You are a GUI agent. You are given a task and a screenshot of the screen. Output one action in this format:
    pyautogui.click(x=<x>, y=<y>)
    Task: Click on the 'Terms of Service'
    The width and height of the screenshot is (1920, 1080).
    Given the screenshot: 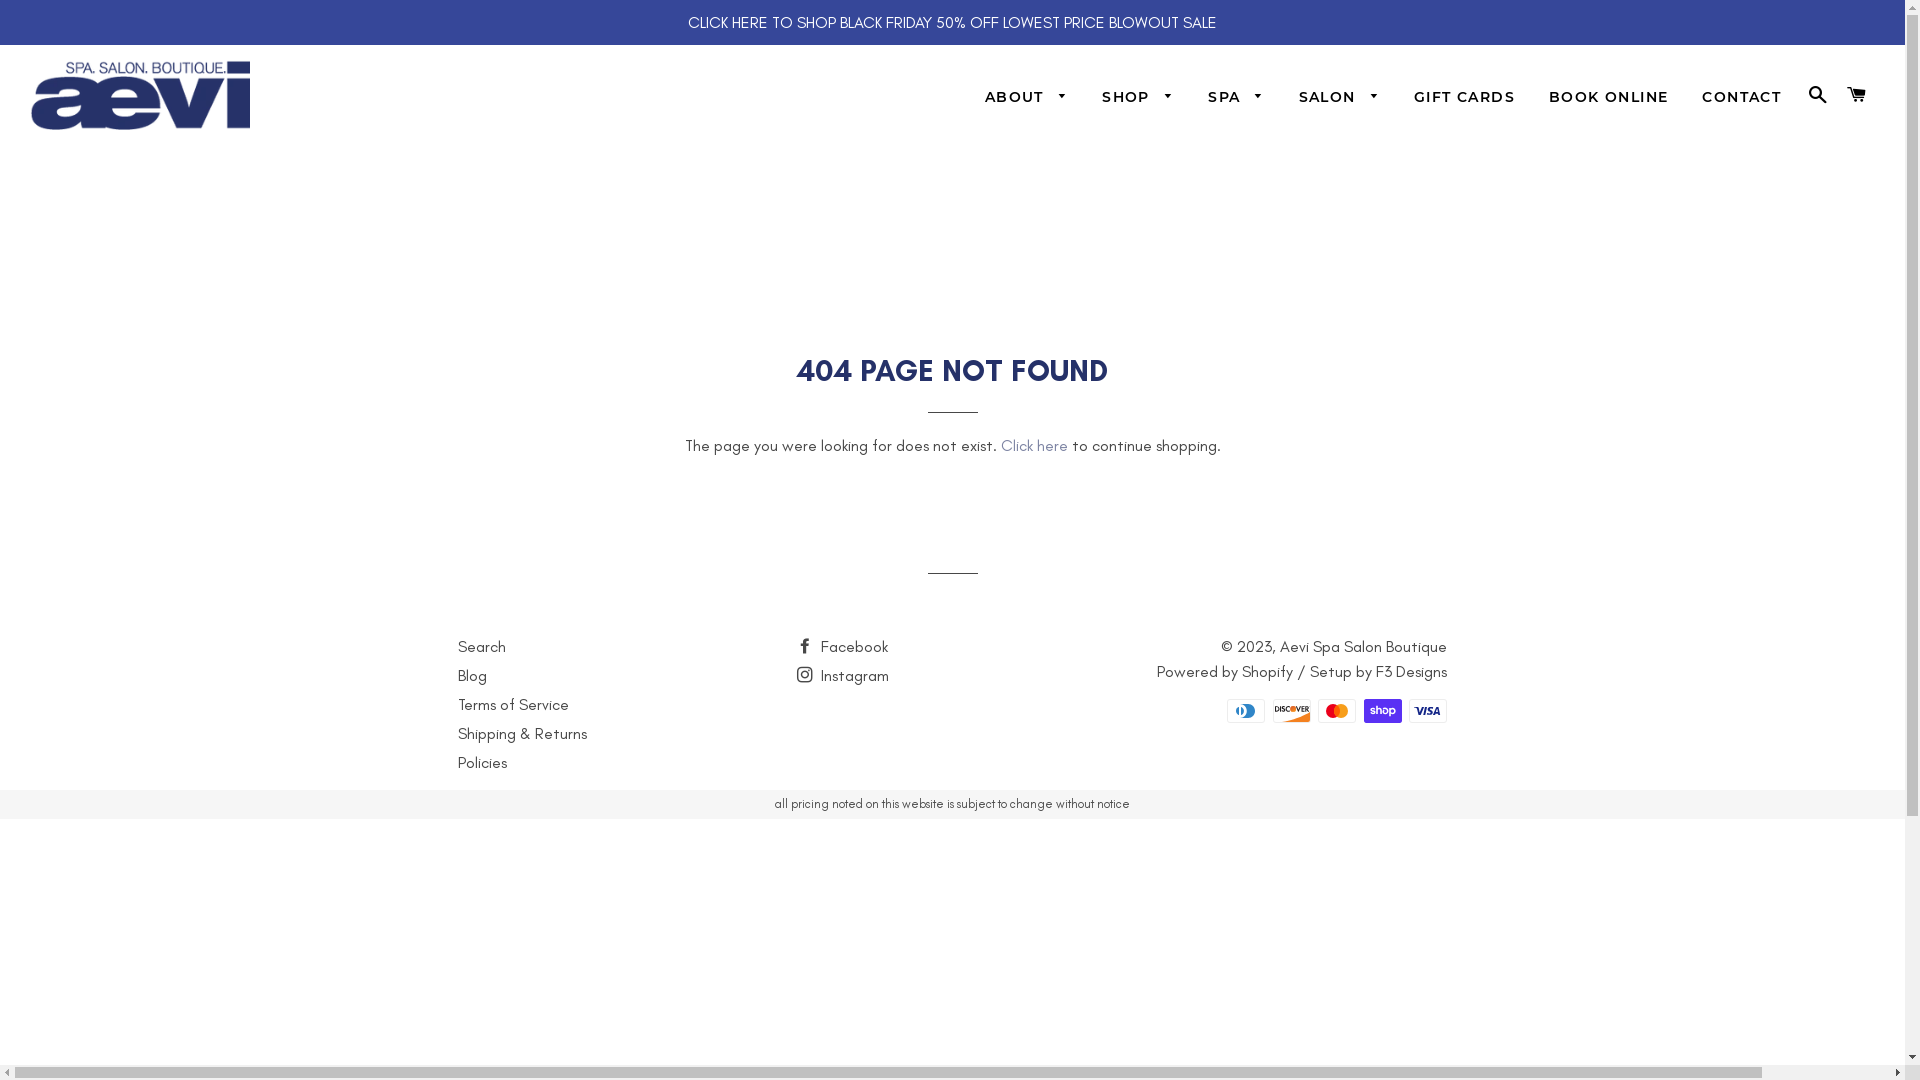 What is the action you would take?
    pyautogui.click(x=513, y=703)
    